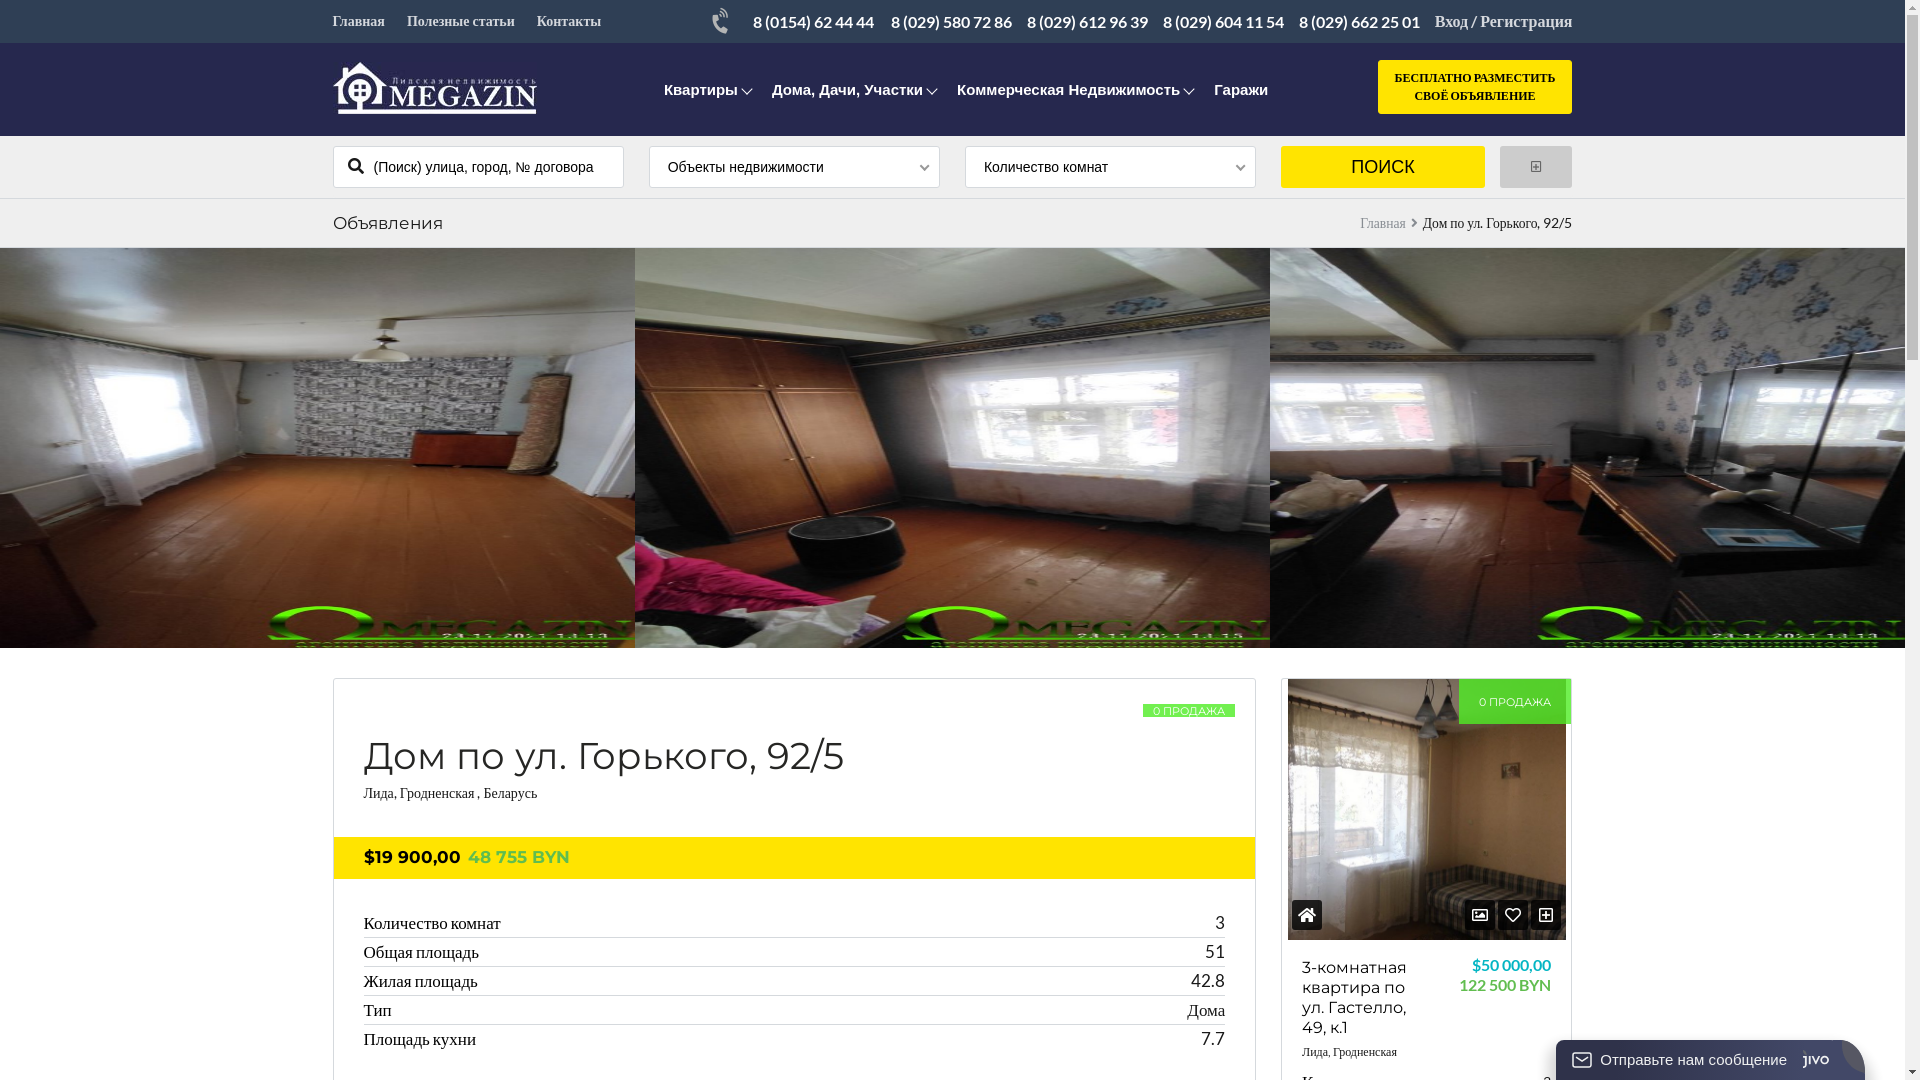 The width and height of the screenshot is (1920, 1080). What do you see at coordinates (950, 21) in the screenshot?
I see `'8 (029) 580 72 86'` at bounding box center [950, 21].